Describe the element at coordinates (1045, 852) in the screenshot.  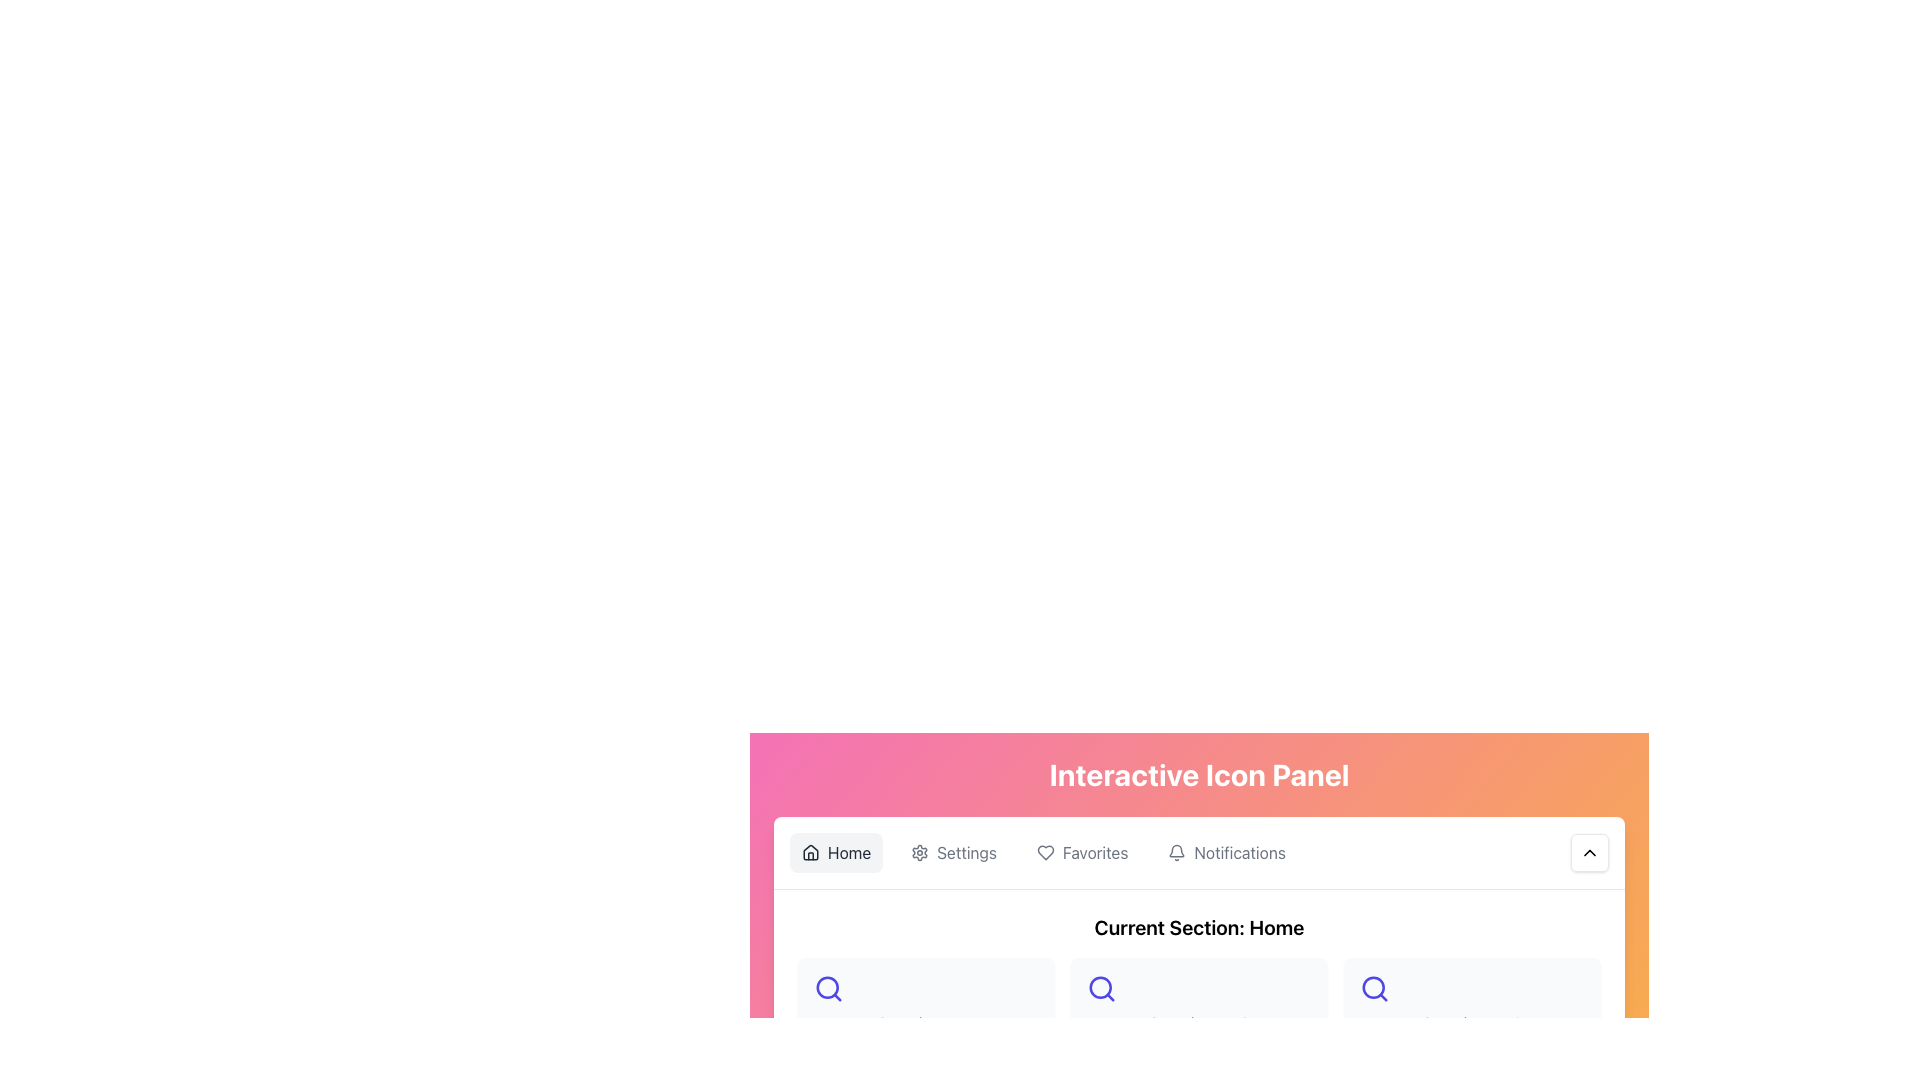
I see `the heart-shaped icon filled with a gradient color in the top navigation bar, located between the 'Settings' and 'Notifications' icons in the 'Favorites' section` at that location.